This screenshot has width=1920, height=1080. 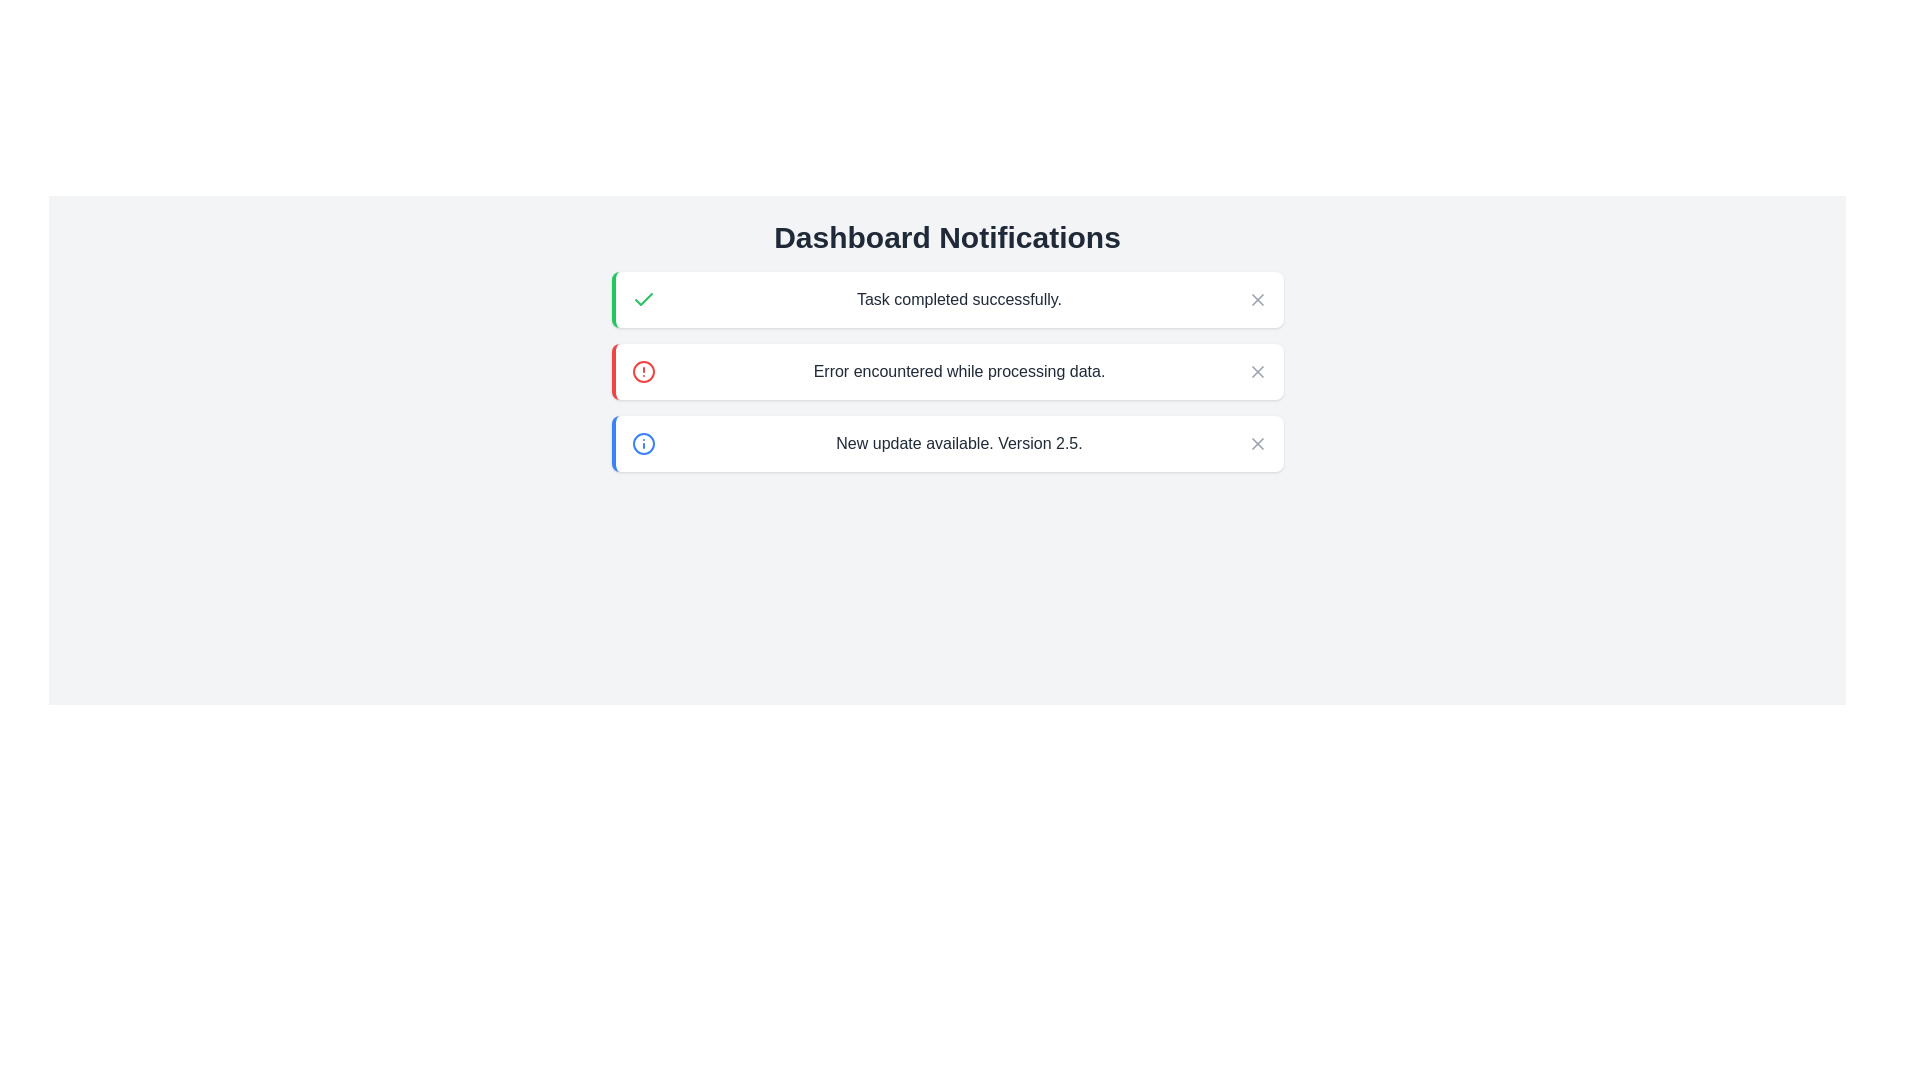 I want to click on the SVG Circle that is part of the alert icon in the second notification item, which indicates an error status, so click(x=643, y=371).